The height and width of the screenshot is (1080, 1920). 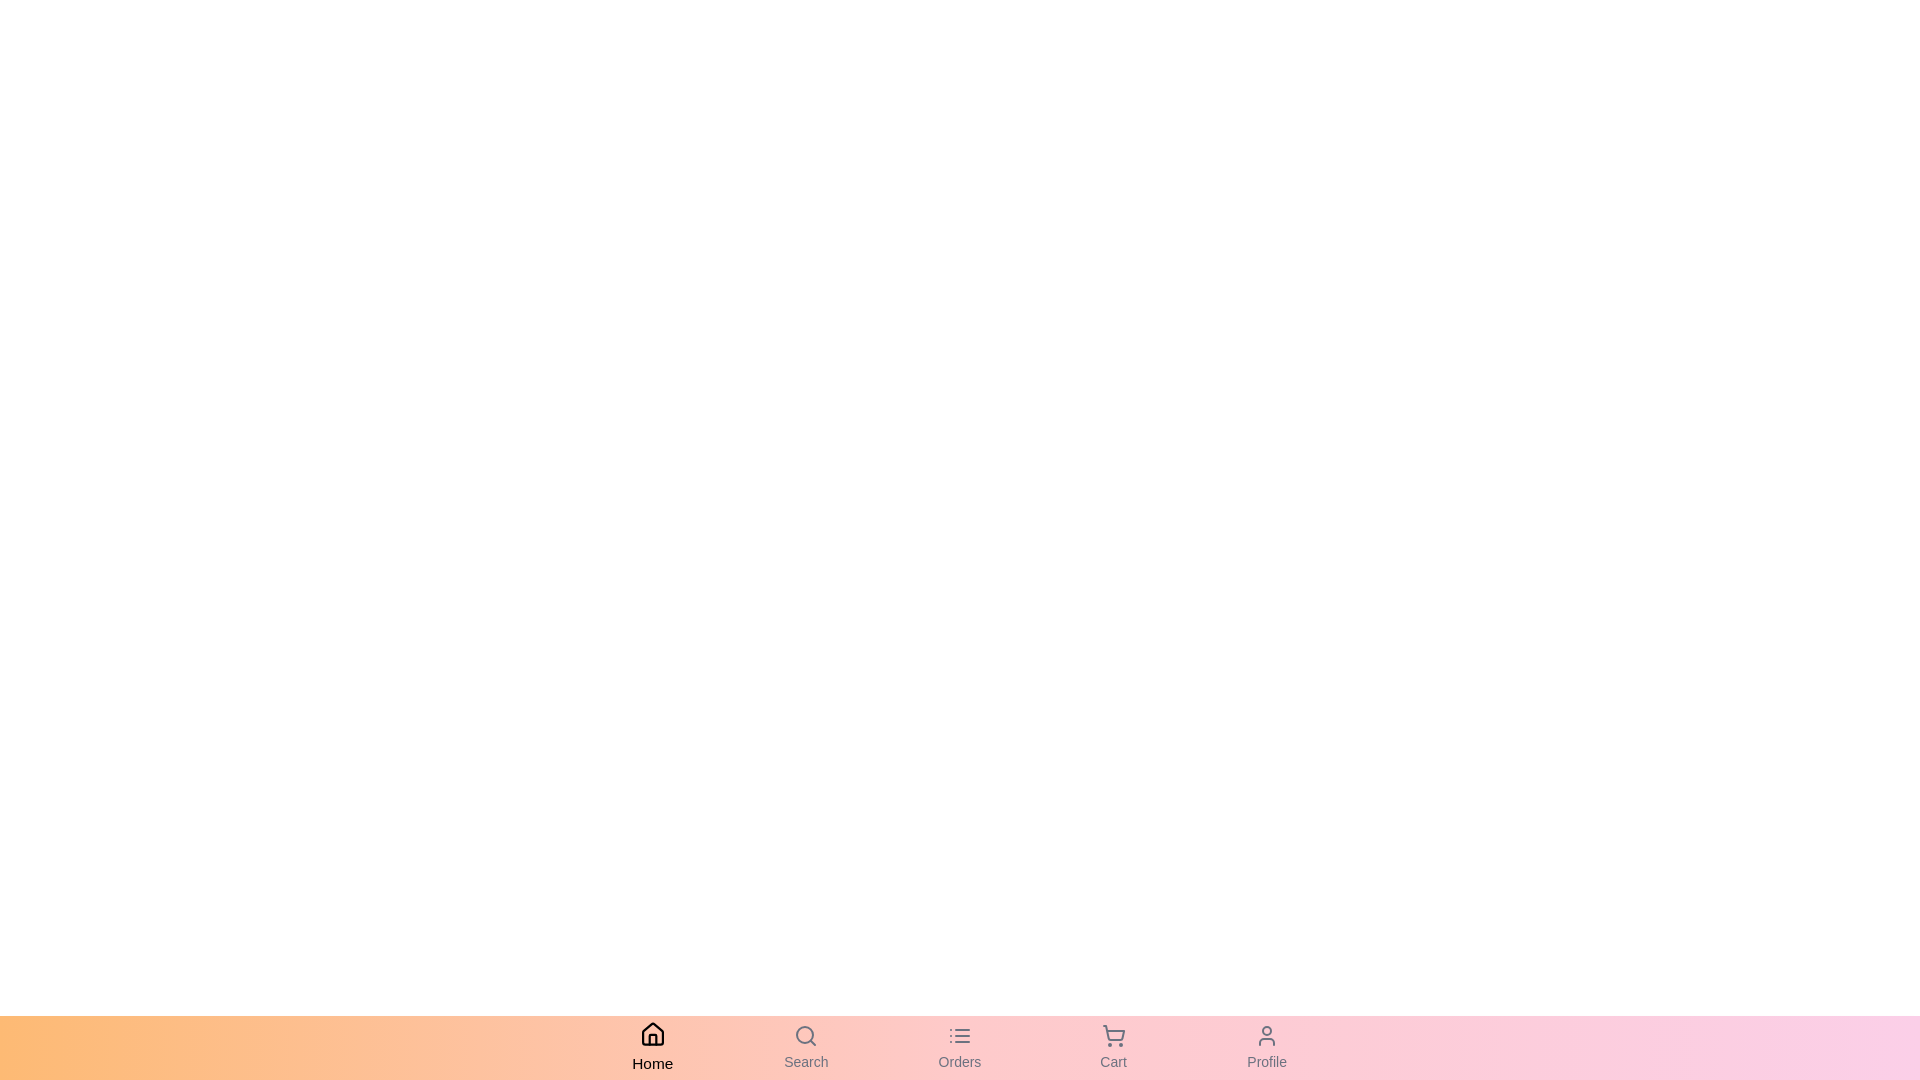 I want to click on the tab Search to observe its highlight, so click(x=806, y=1047).